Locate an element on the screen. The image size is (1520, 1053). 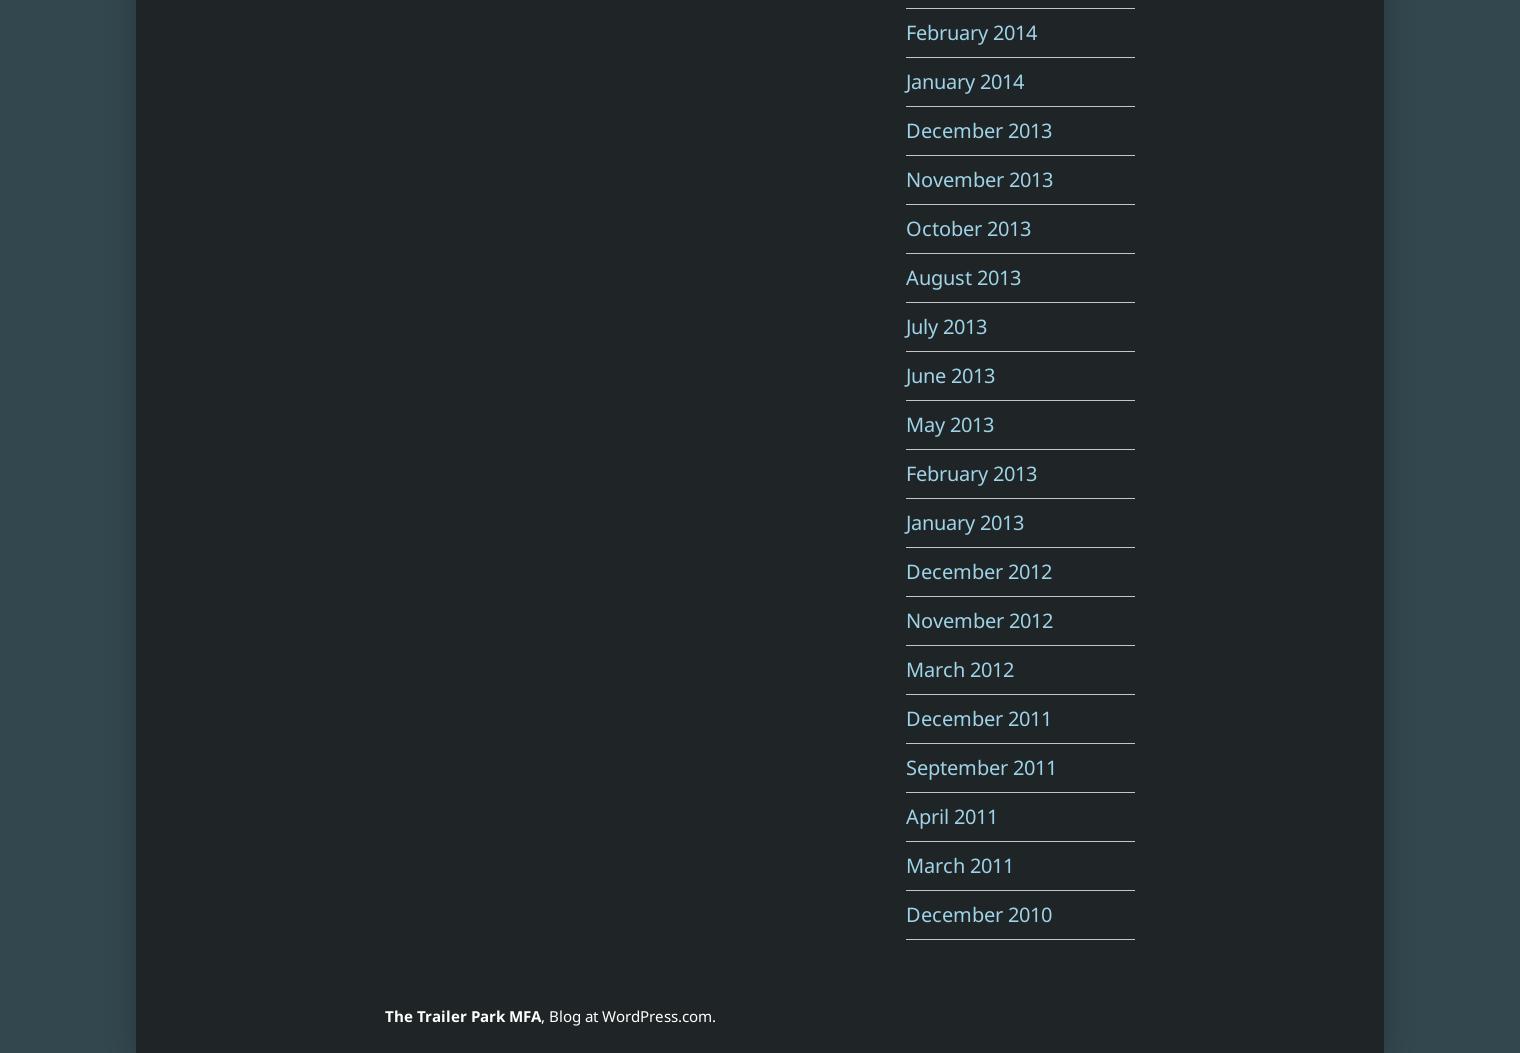
'Blog at WordPress.com.' is located at coordinates (631, 1015).